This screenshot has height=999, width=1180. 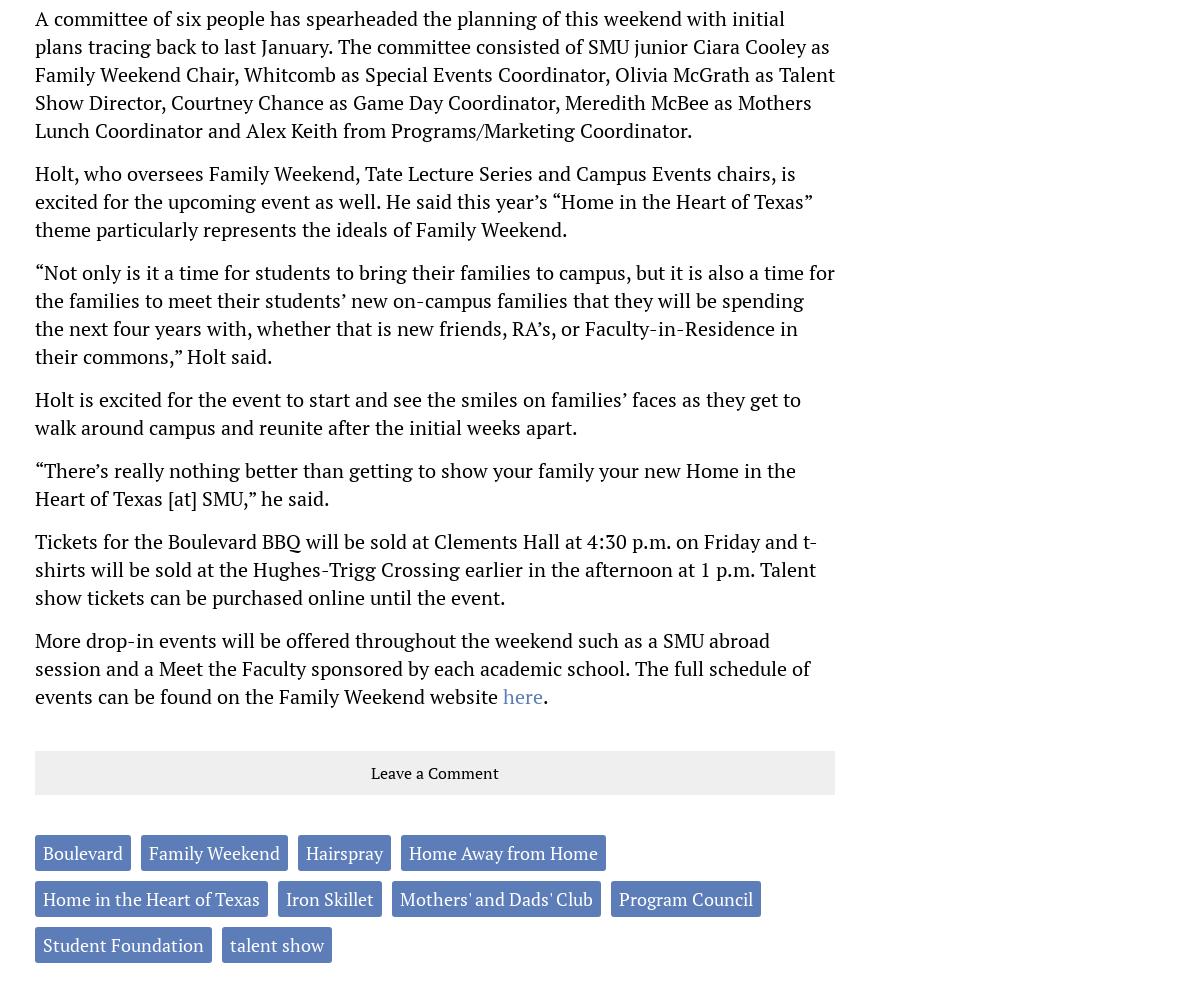 What do you see at coordinates (41, 851) in the screenshot?
I see `'Boulevard'` at bounding box center [41, 851].